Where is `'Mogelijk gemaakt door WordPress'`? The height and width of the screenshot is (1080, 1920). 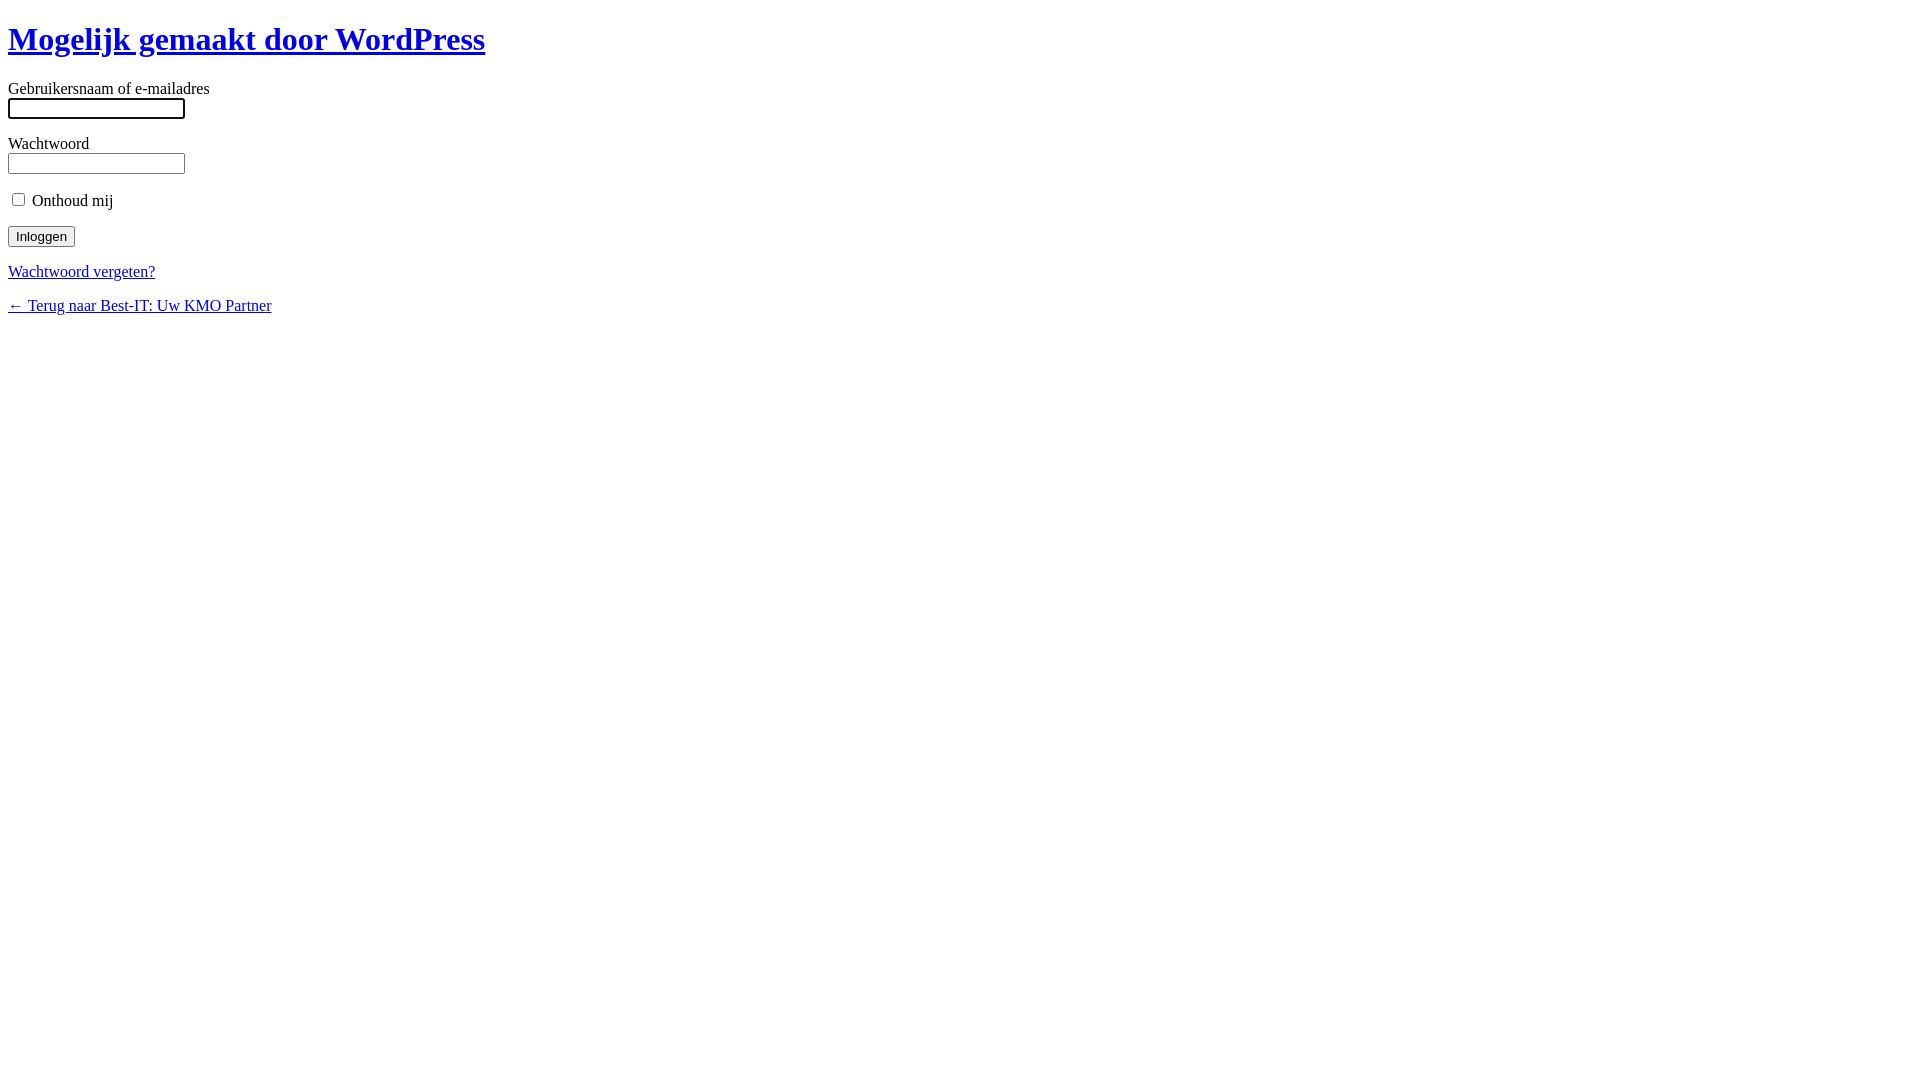
'Mogelijk gemaakt door WordPress' is located at coordinates (245, 38).